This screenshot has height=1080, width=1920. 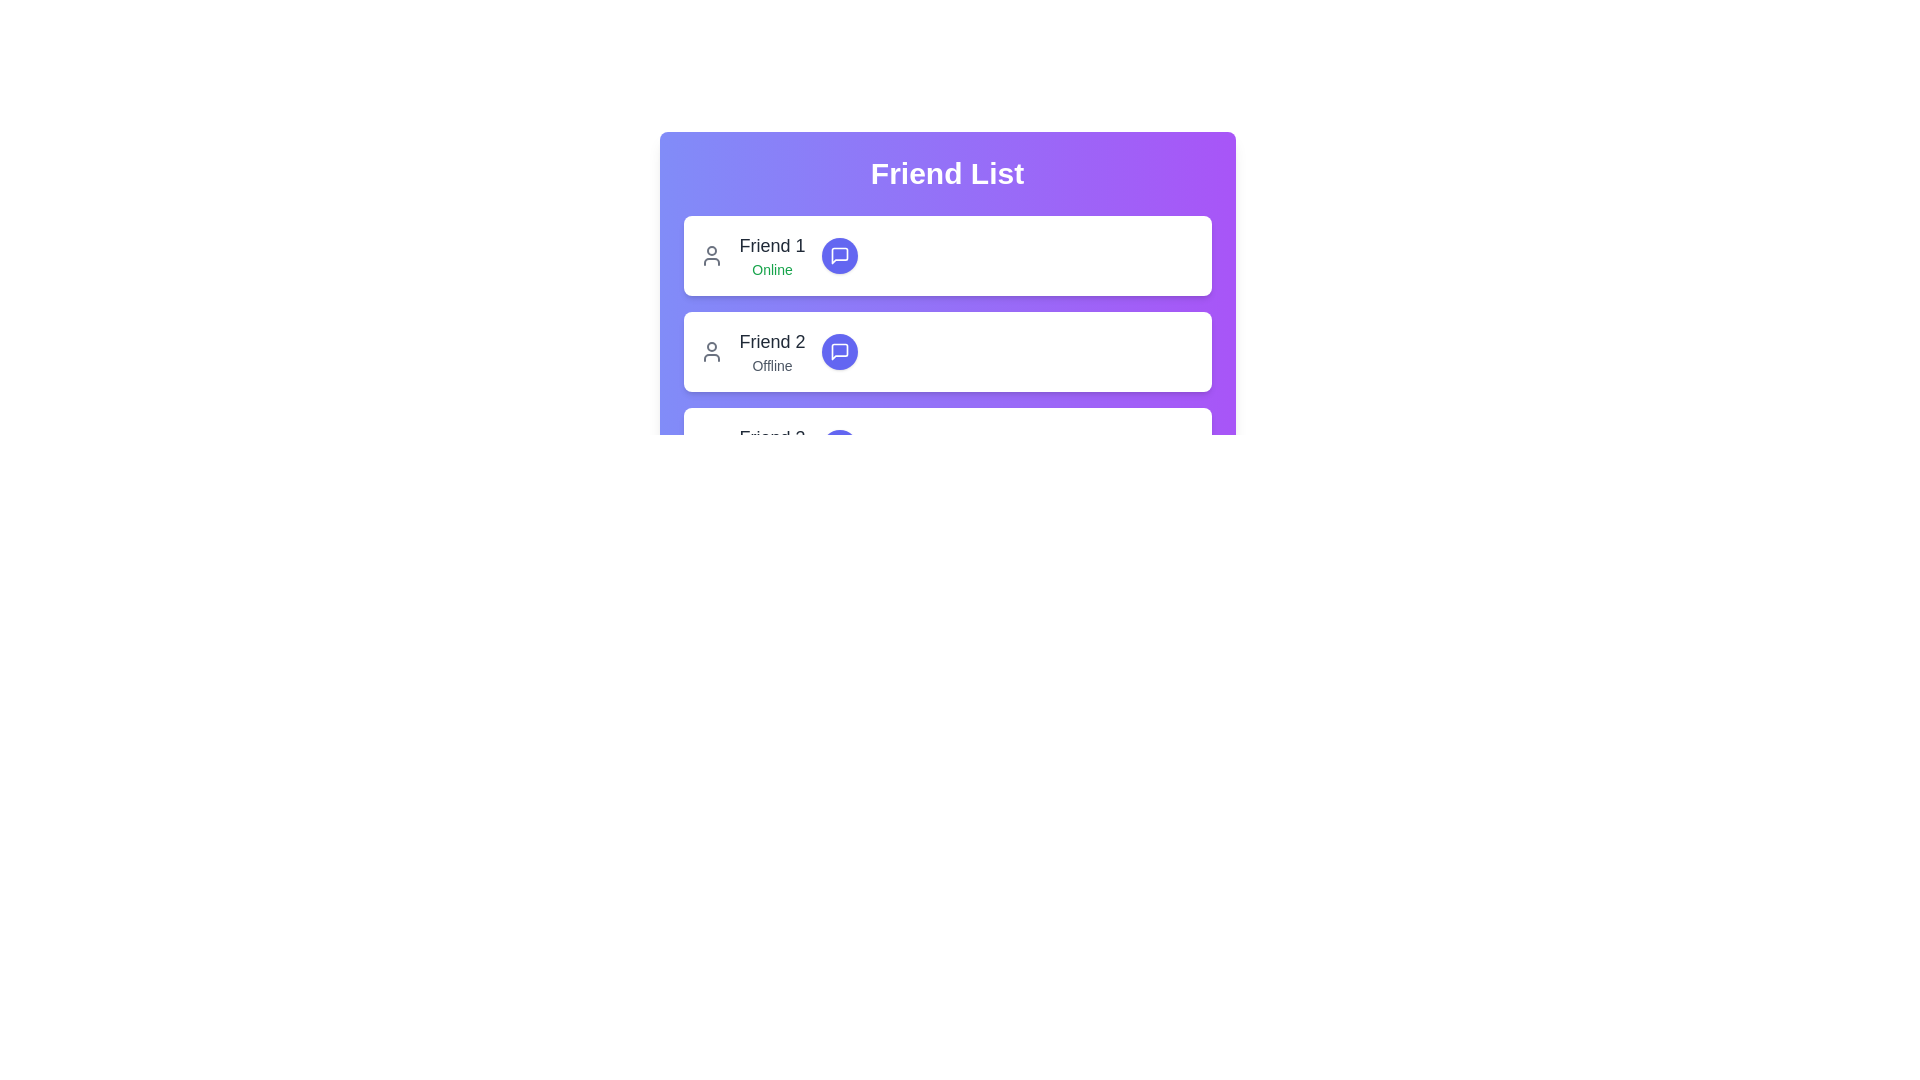 I want to click on the text label reading 'Friend 1', which is styled in a large dark gray font and is located at the top of the card displaying 'Friend 1' information, so click(x=771, y=245).